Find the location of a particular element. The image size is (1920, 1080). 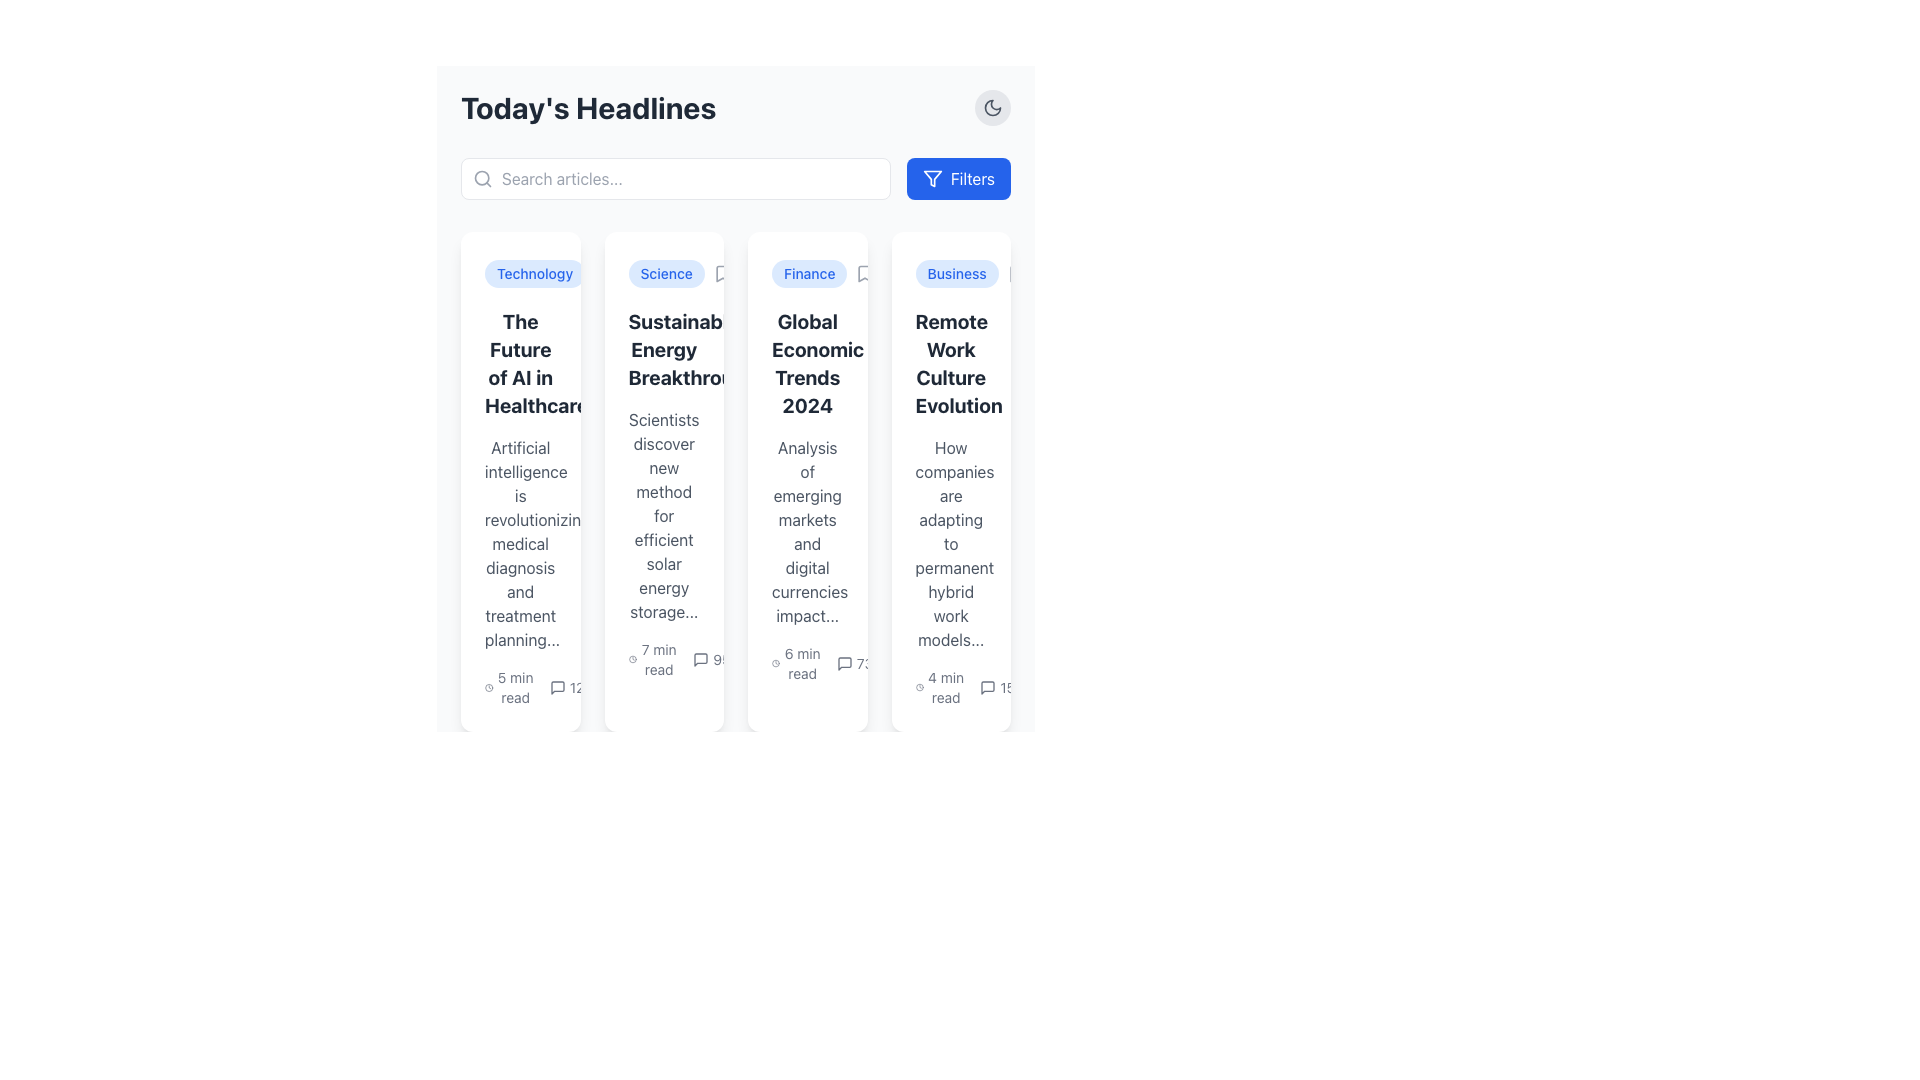

text from the rounded rectangular label with a light blue background and bold blue text reading 'Technology', located above the article titled 'The Future of AI in Healthcare' is located at coordinates (535, 273).